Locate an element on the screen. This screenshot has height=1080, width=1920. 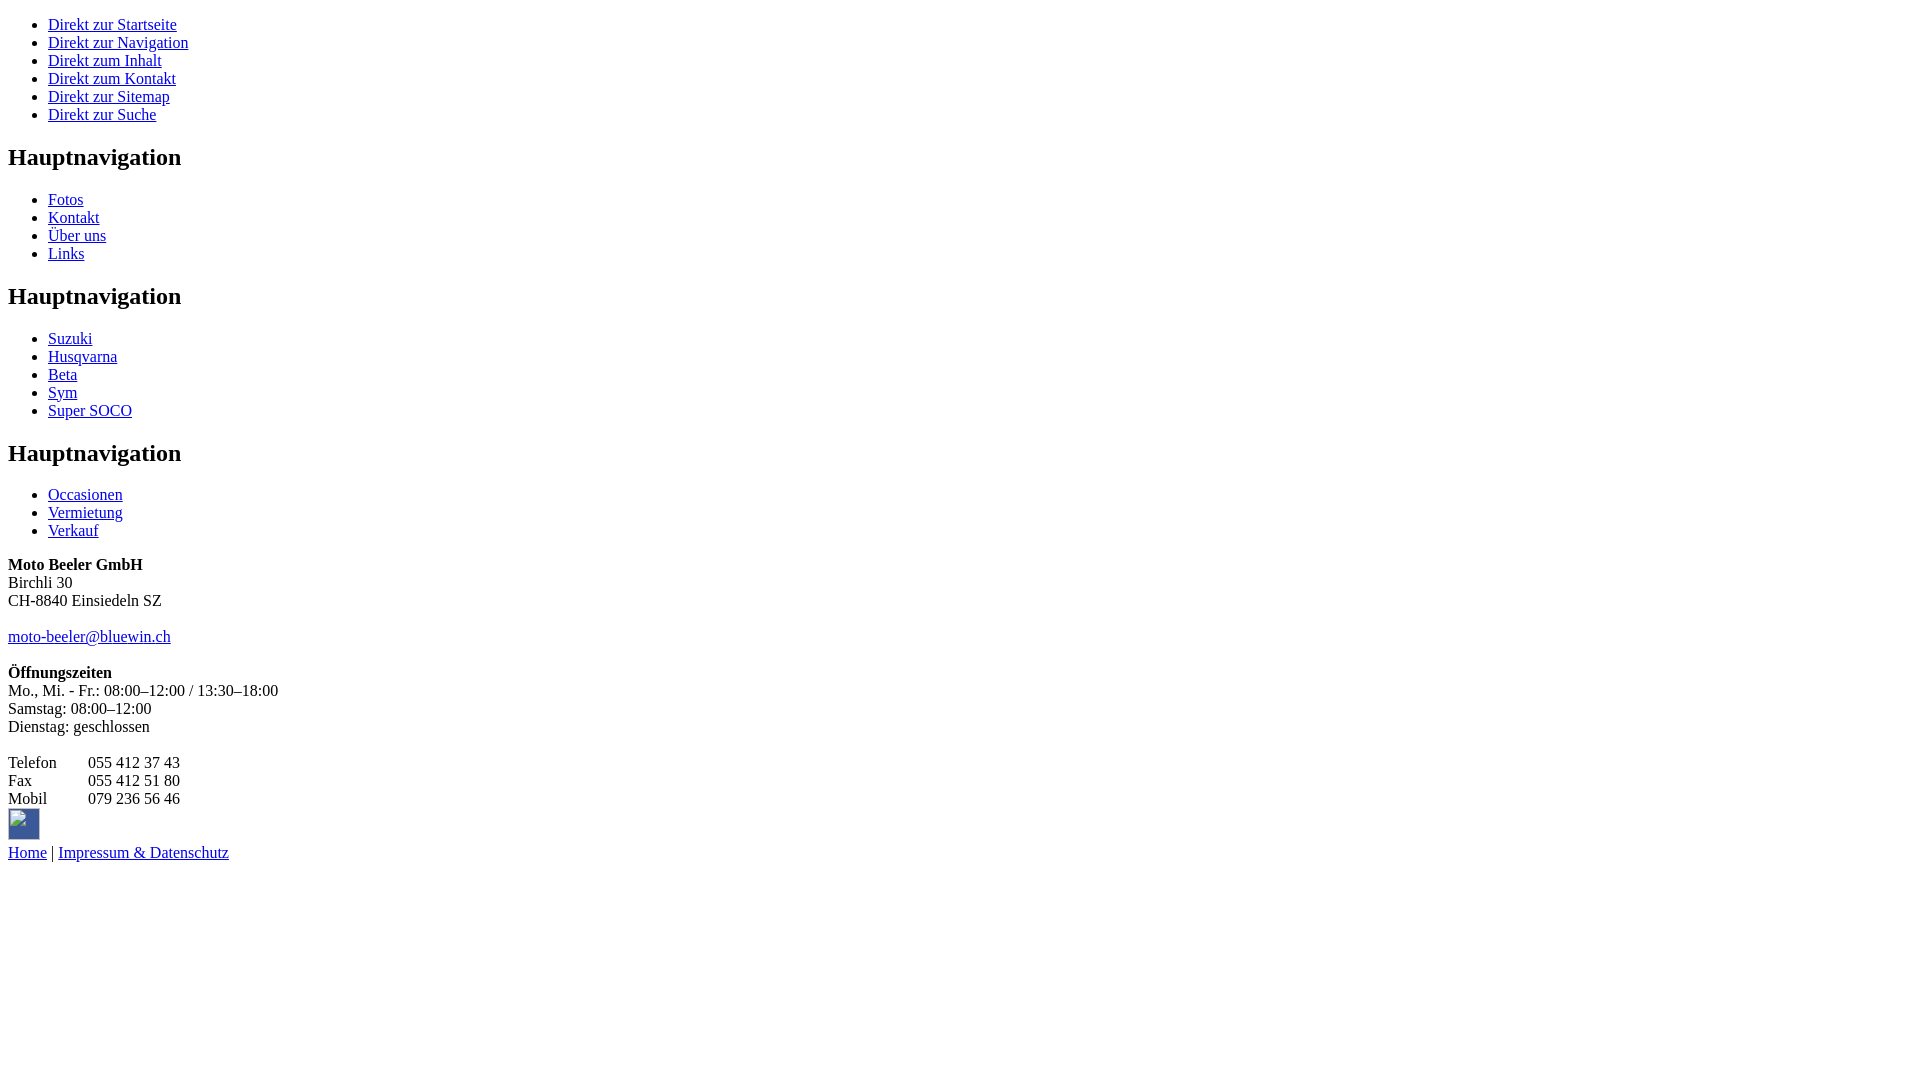
'Direkt zur Navigation' is located at coordinates (117, 42).